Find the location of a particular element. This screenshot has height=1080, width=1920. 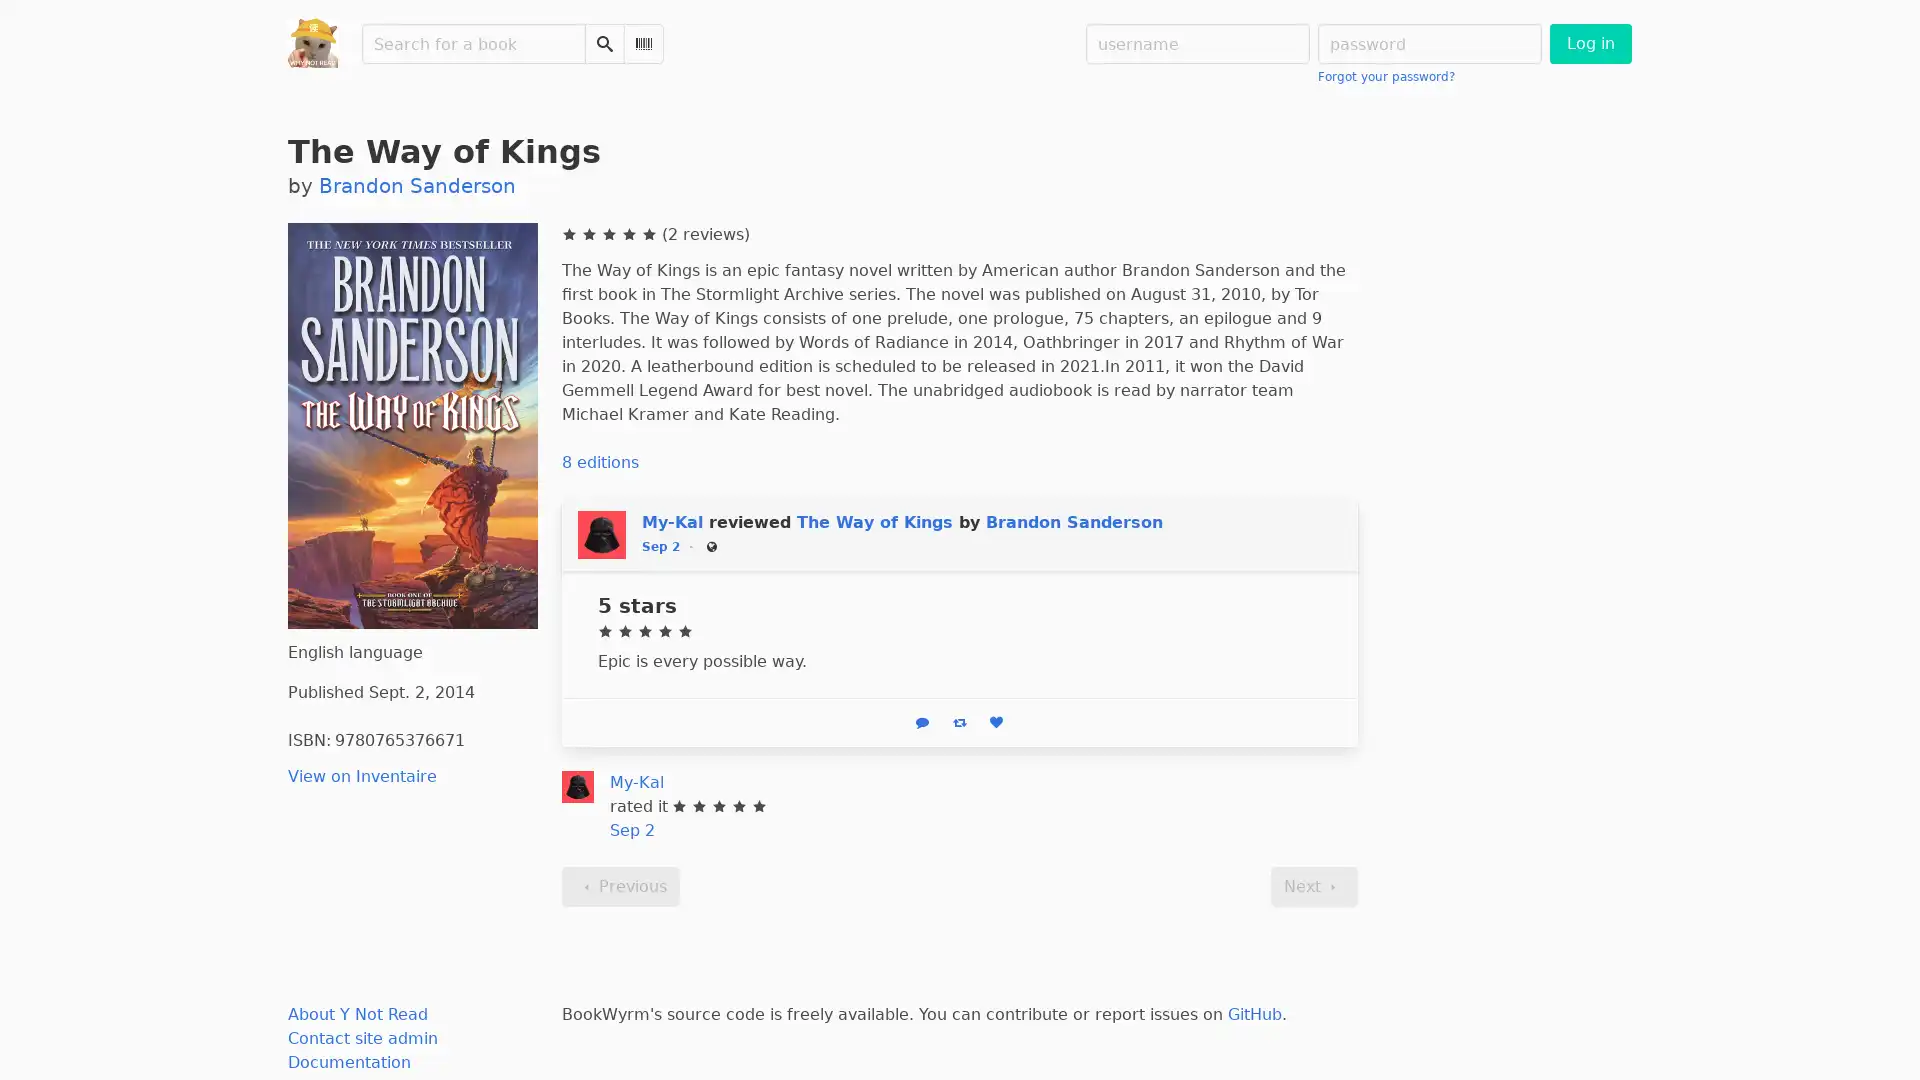

Scan Barcode is located at coordinates (643, 43).